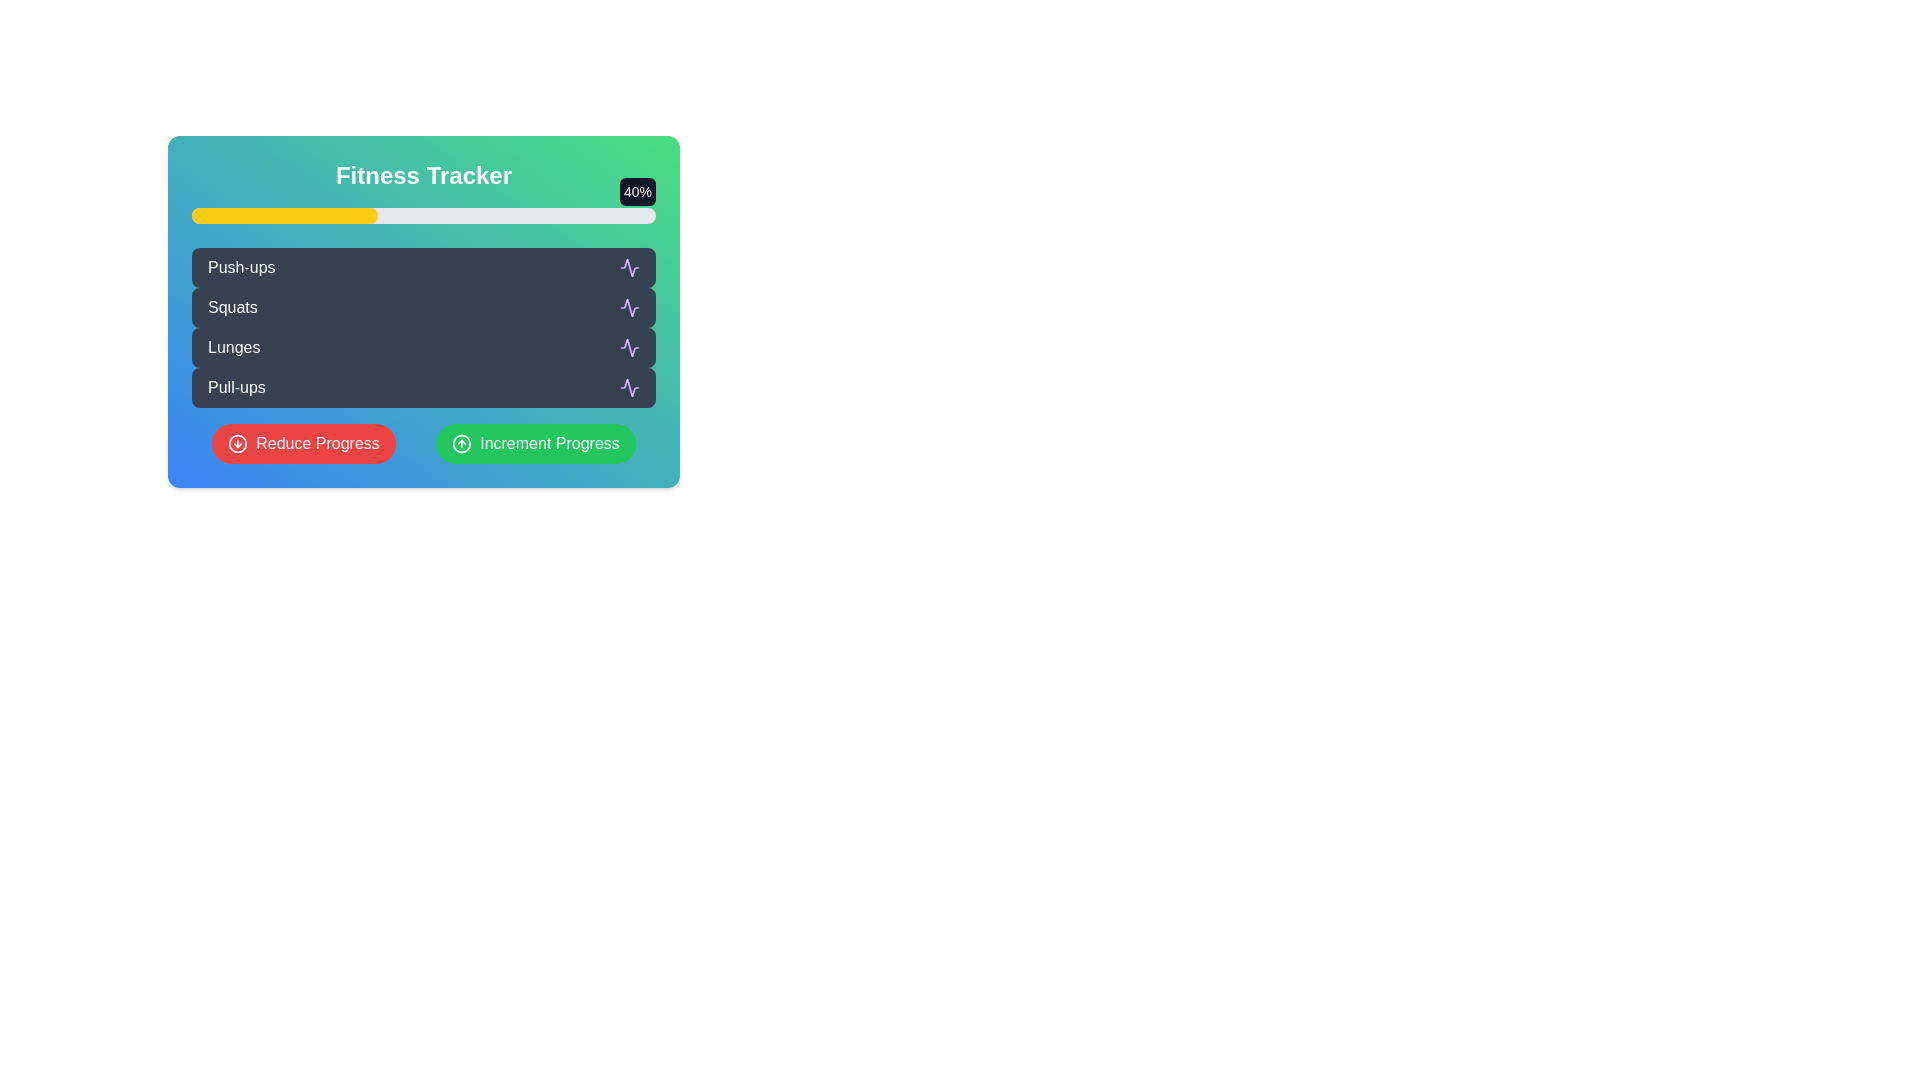  I want to click on the progress icon next to the 'Squats' entry in the activity list, so click(628, 308).